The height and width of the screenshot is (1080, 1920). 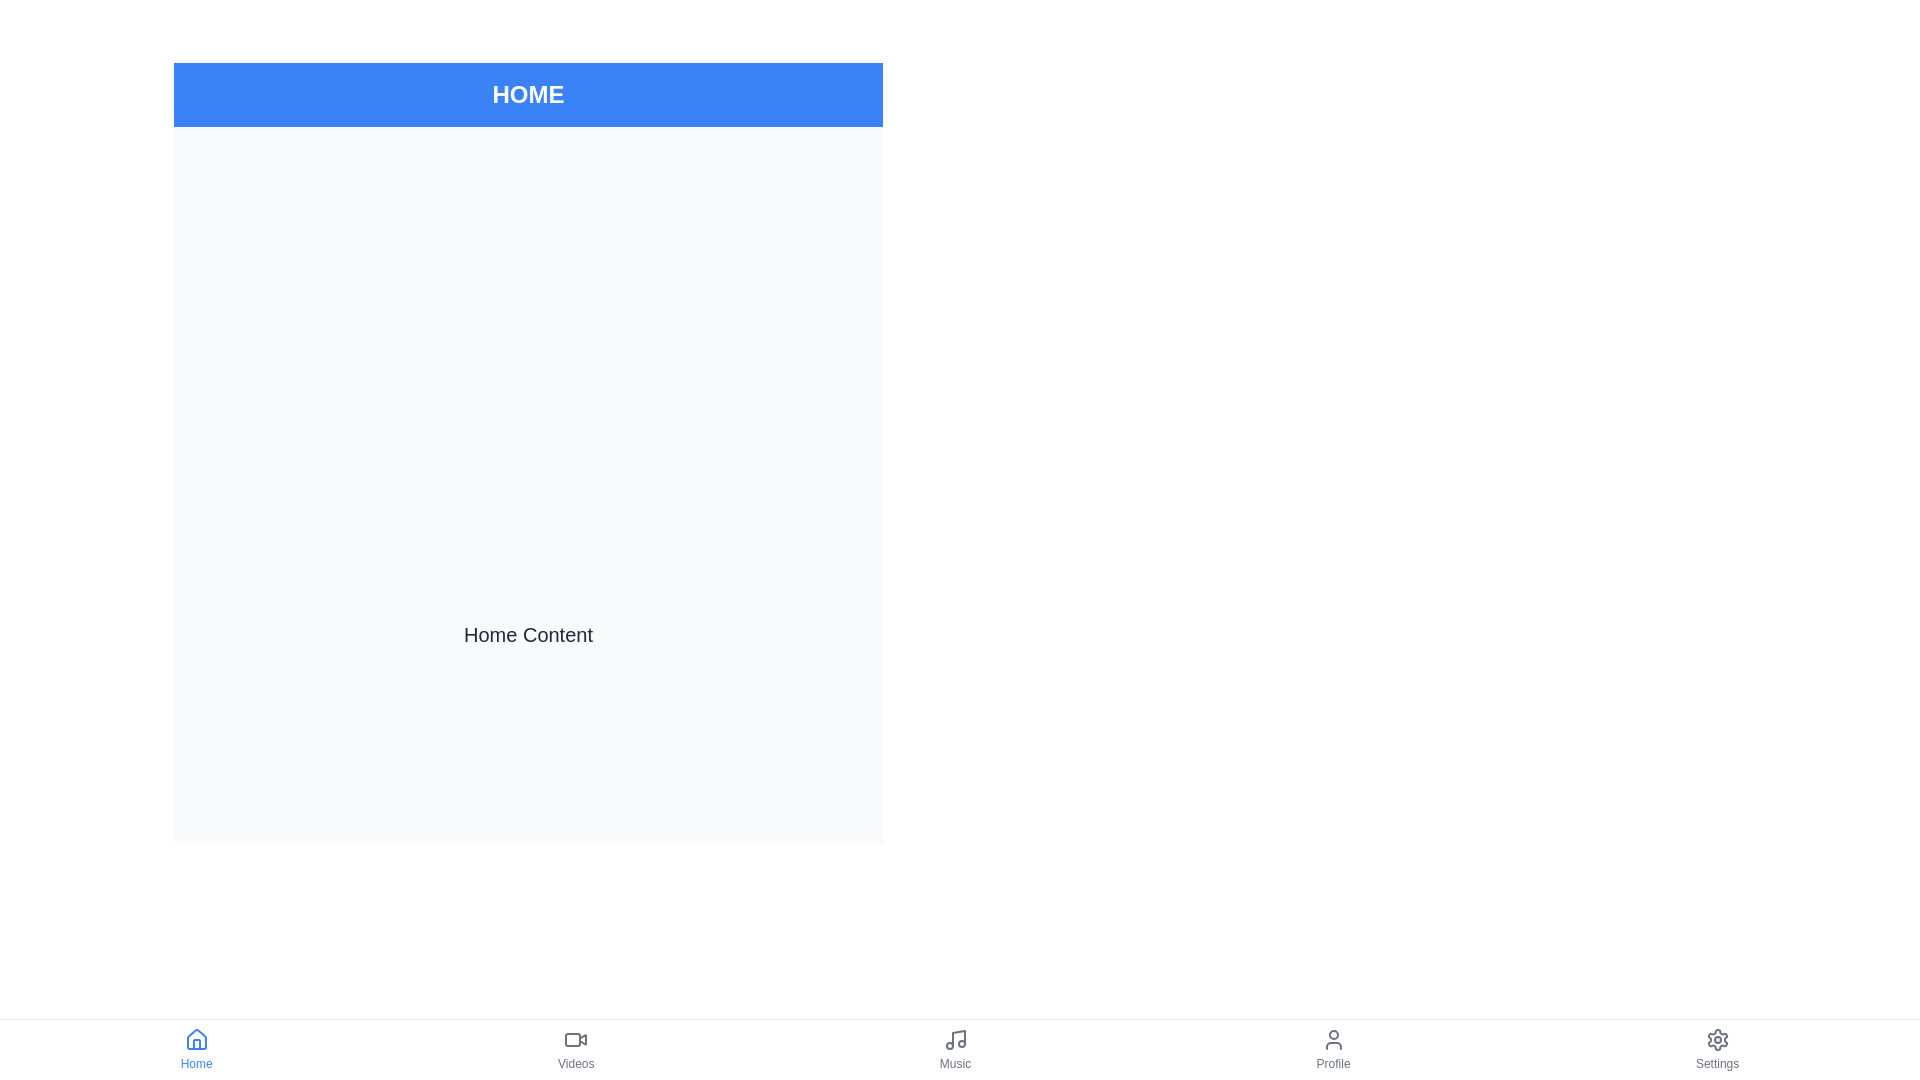 What do you see at coordinates (954, 1048) in the screenshot?
I see `the Navigation Tab` at bounding box center [954, 1048].